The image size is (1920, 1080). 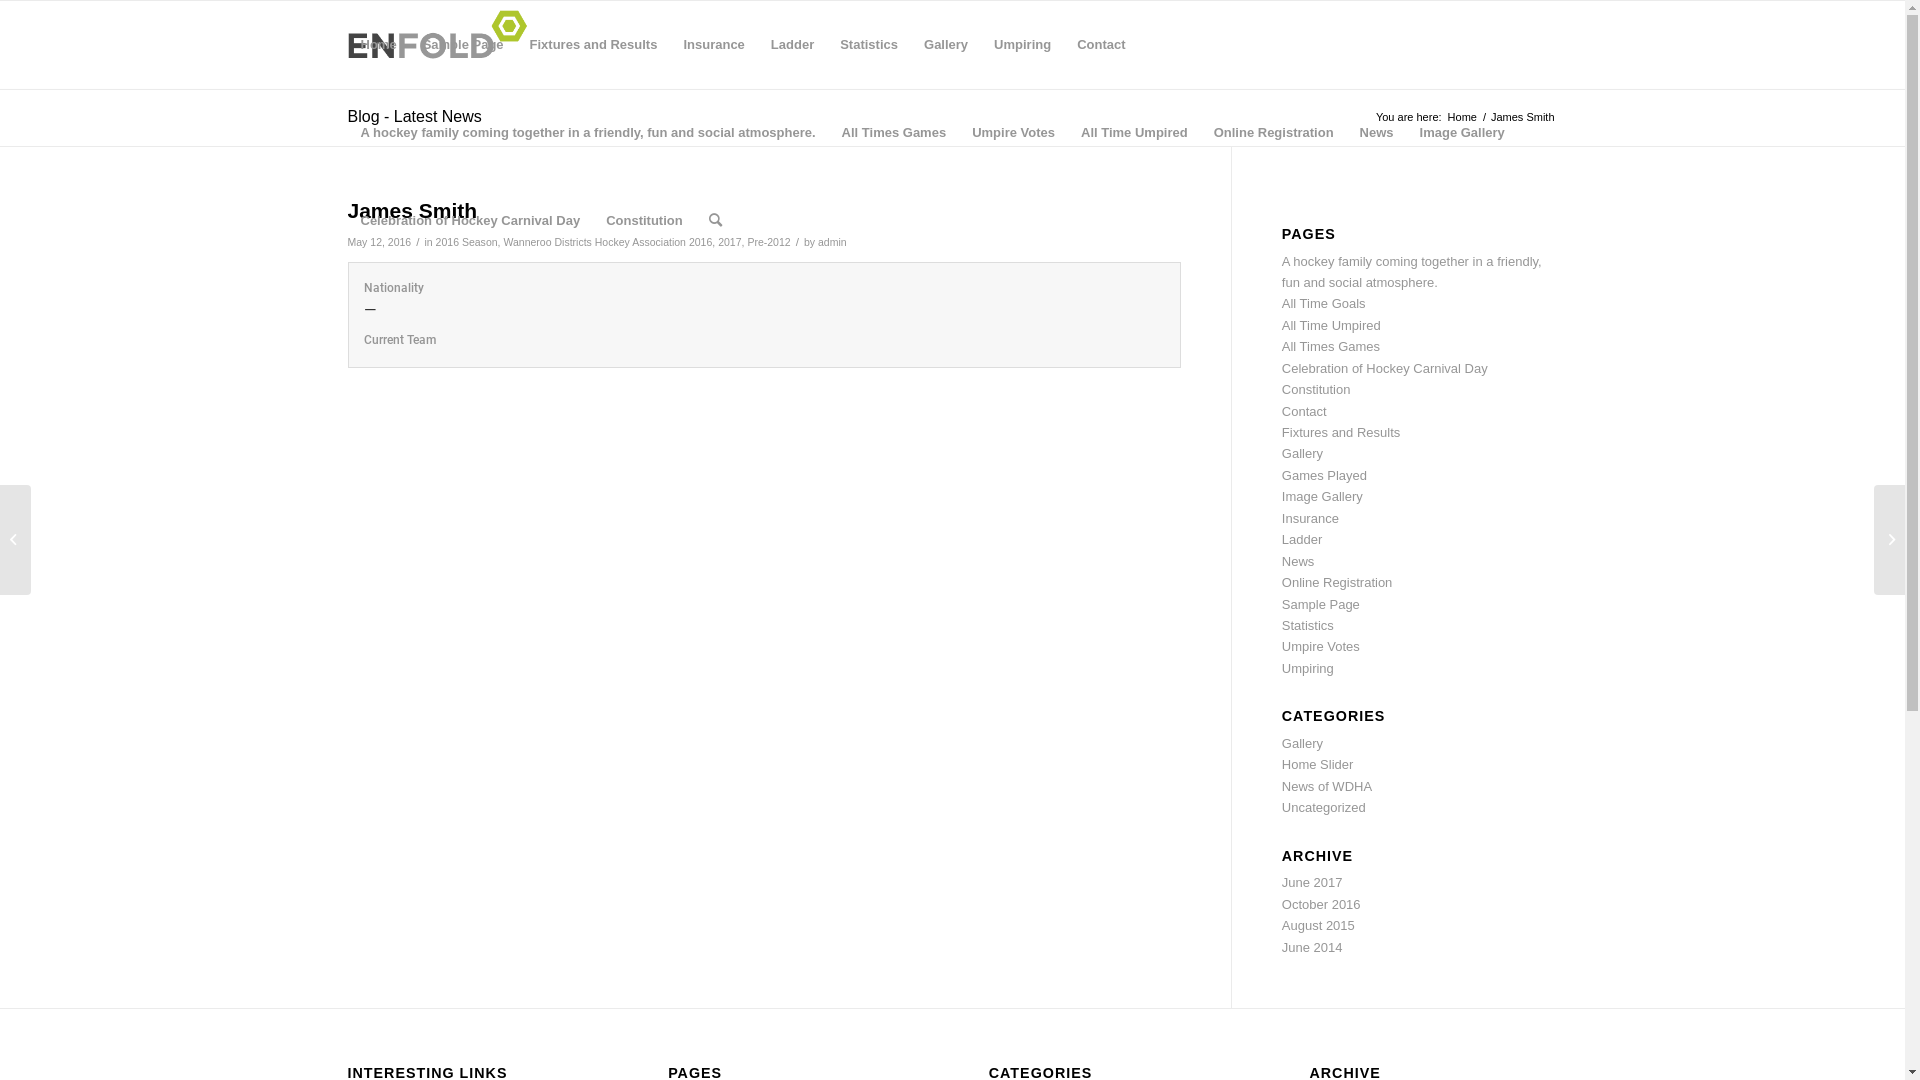 I want to click on 'Home', so click(x=1462, y=117).